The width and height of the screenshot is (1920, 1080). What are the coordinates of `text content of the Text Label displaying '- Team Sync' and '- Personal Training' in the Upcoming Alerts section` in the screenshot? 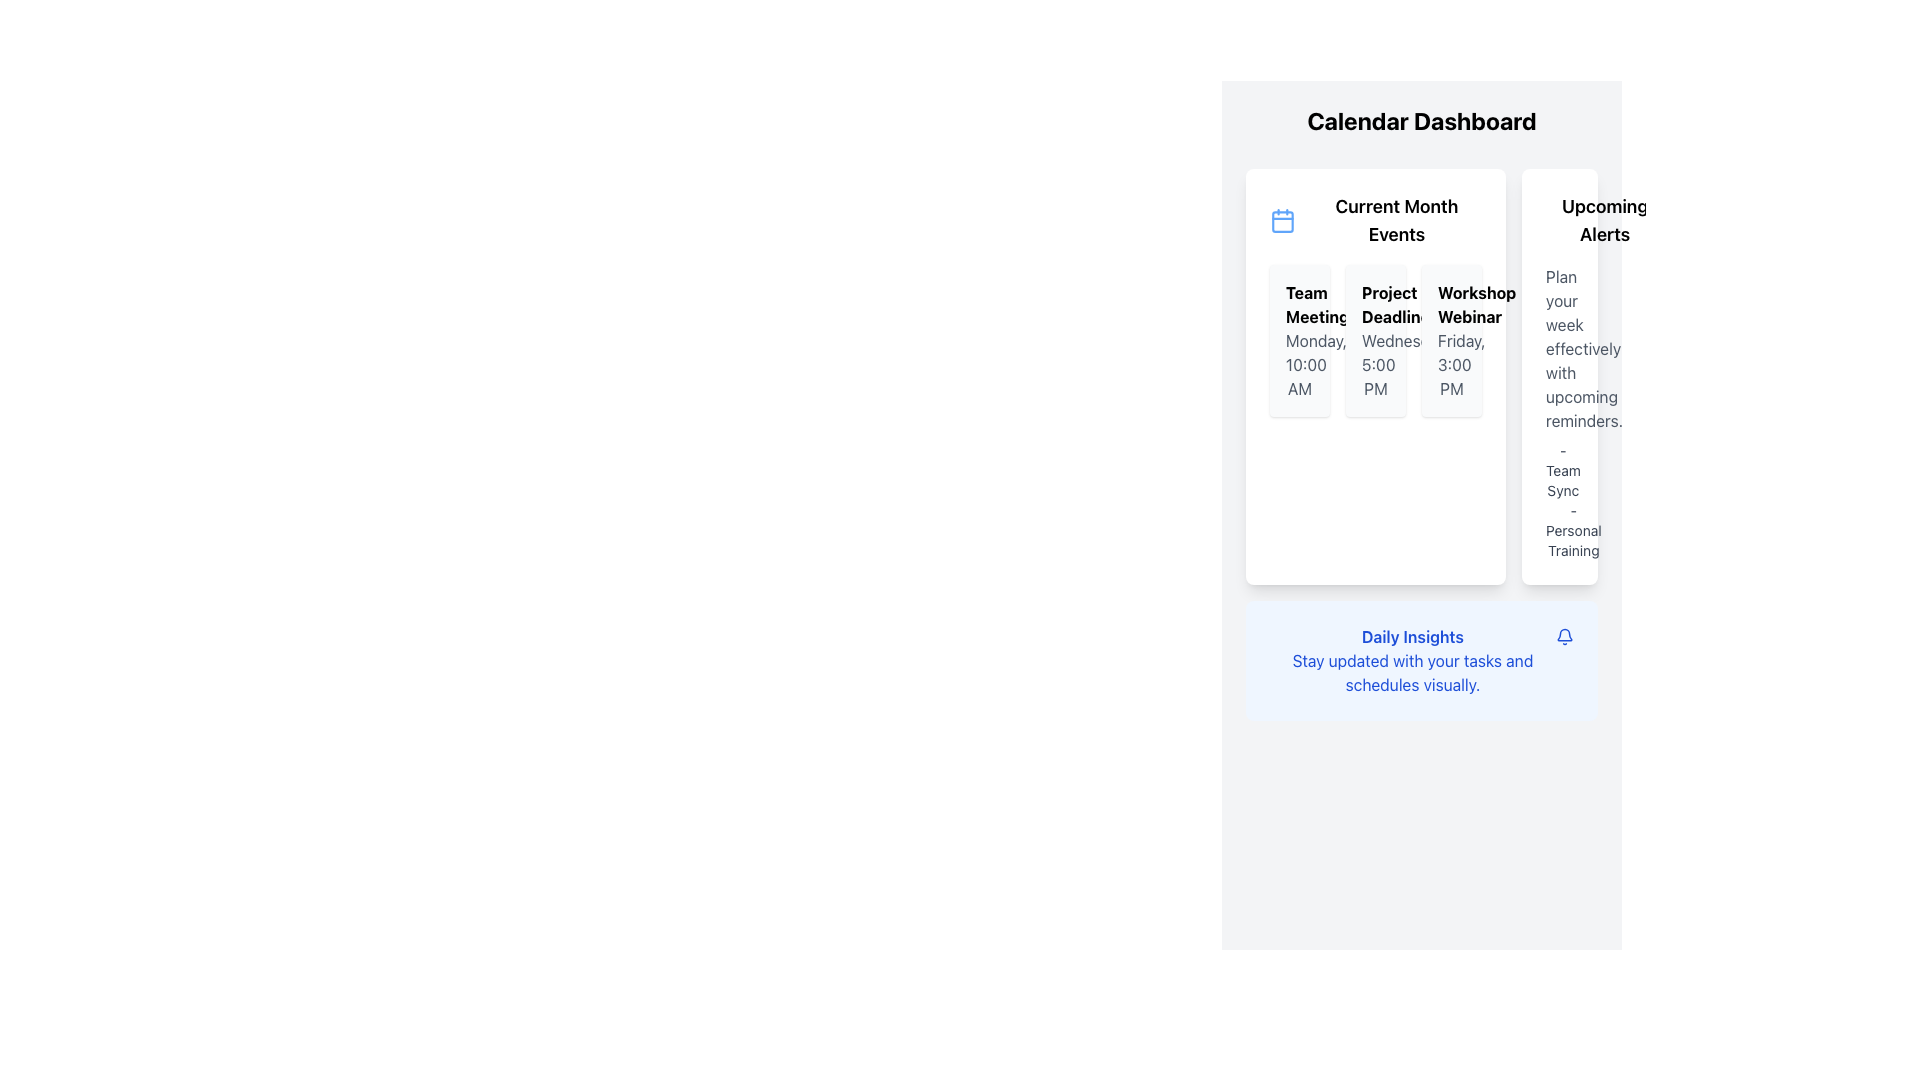 It's located at (1559, 500).